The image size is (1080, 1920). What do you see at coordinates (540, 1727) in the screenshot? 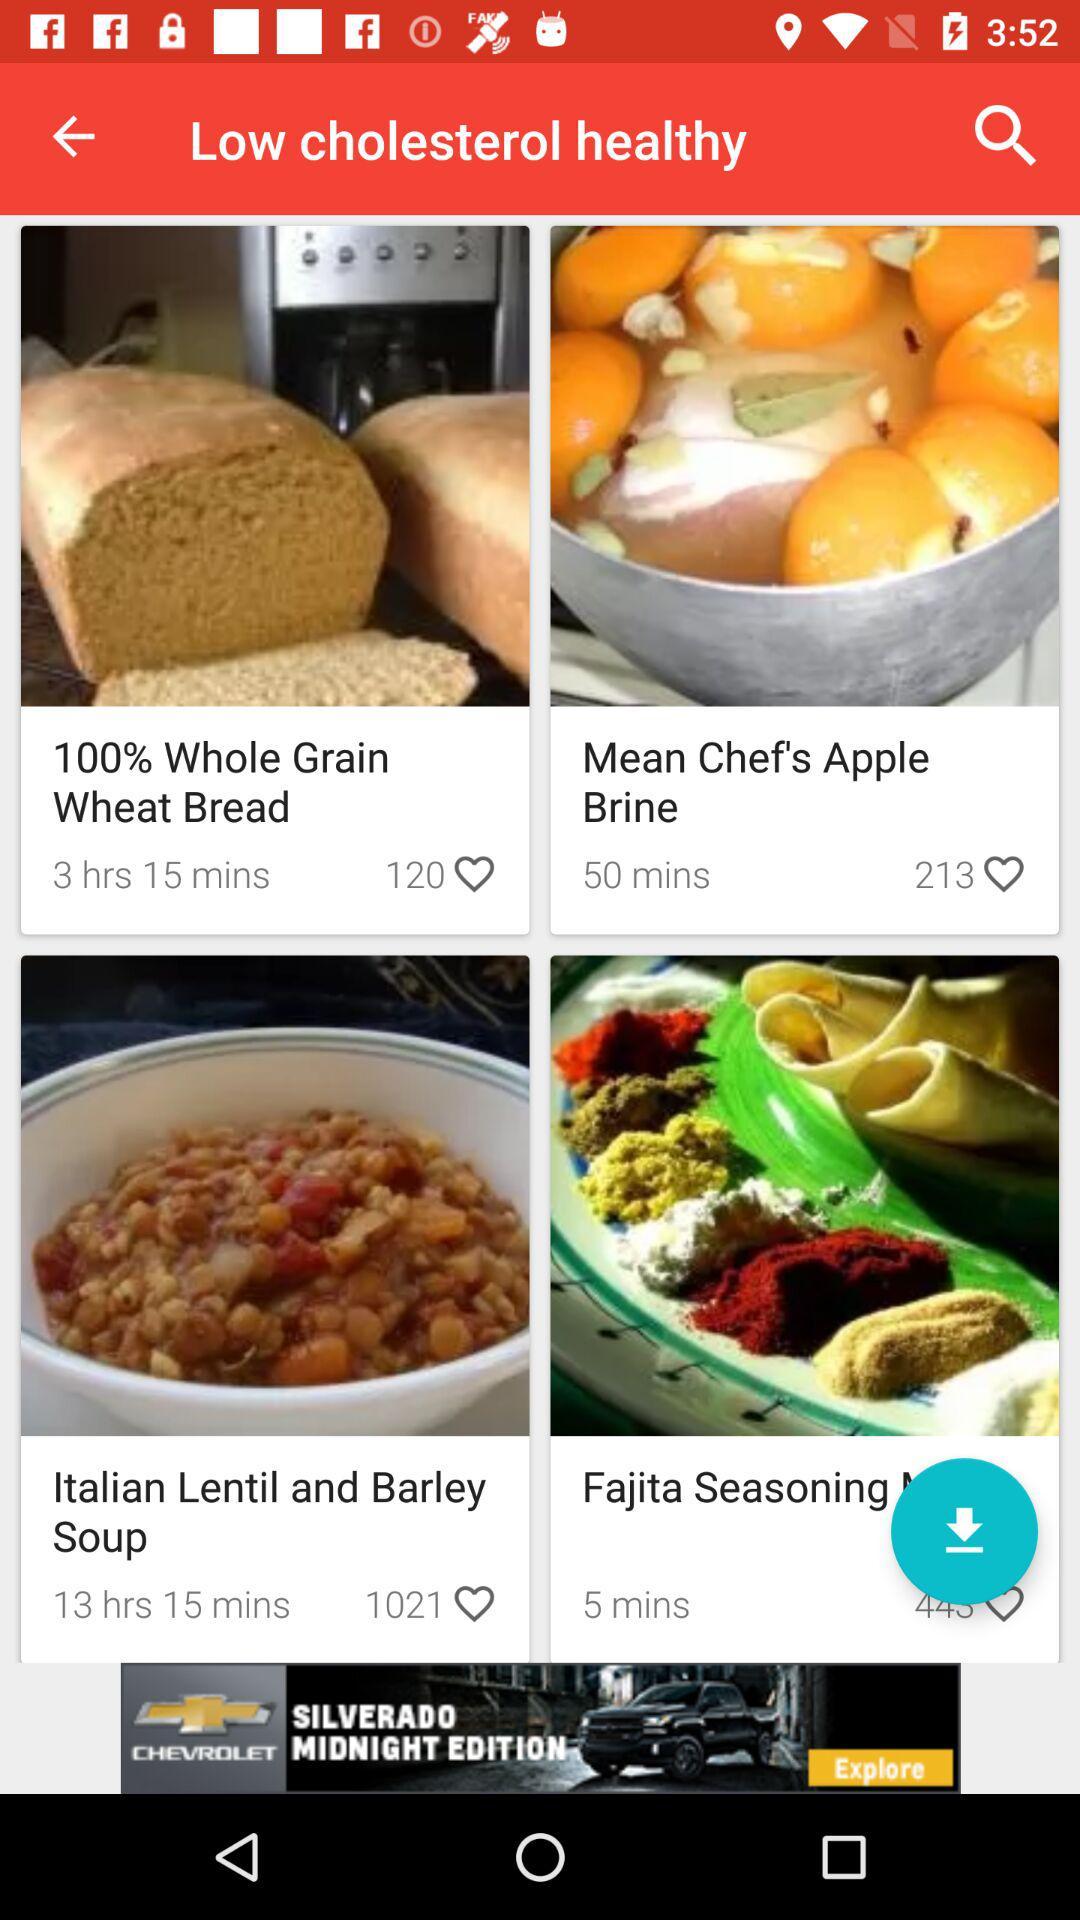
I see `advertisement box` at bounding box center [540, 1727].